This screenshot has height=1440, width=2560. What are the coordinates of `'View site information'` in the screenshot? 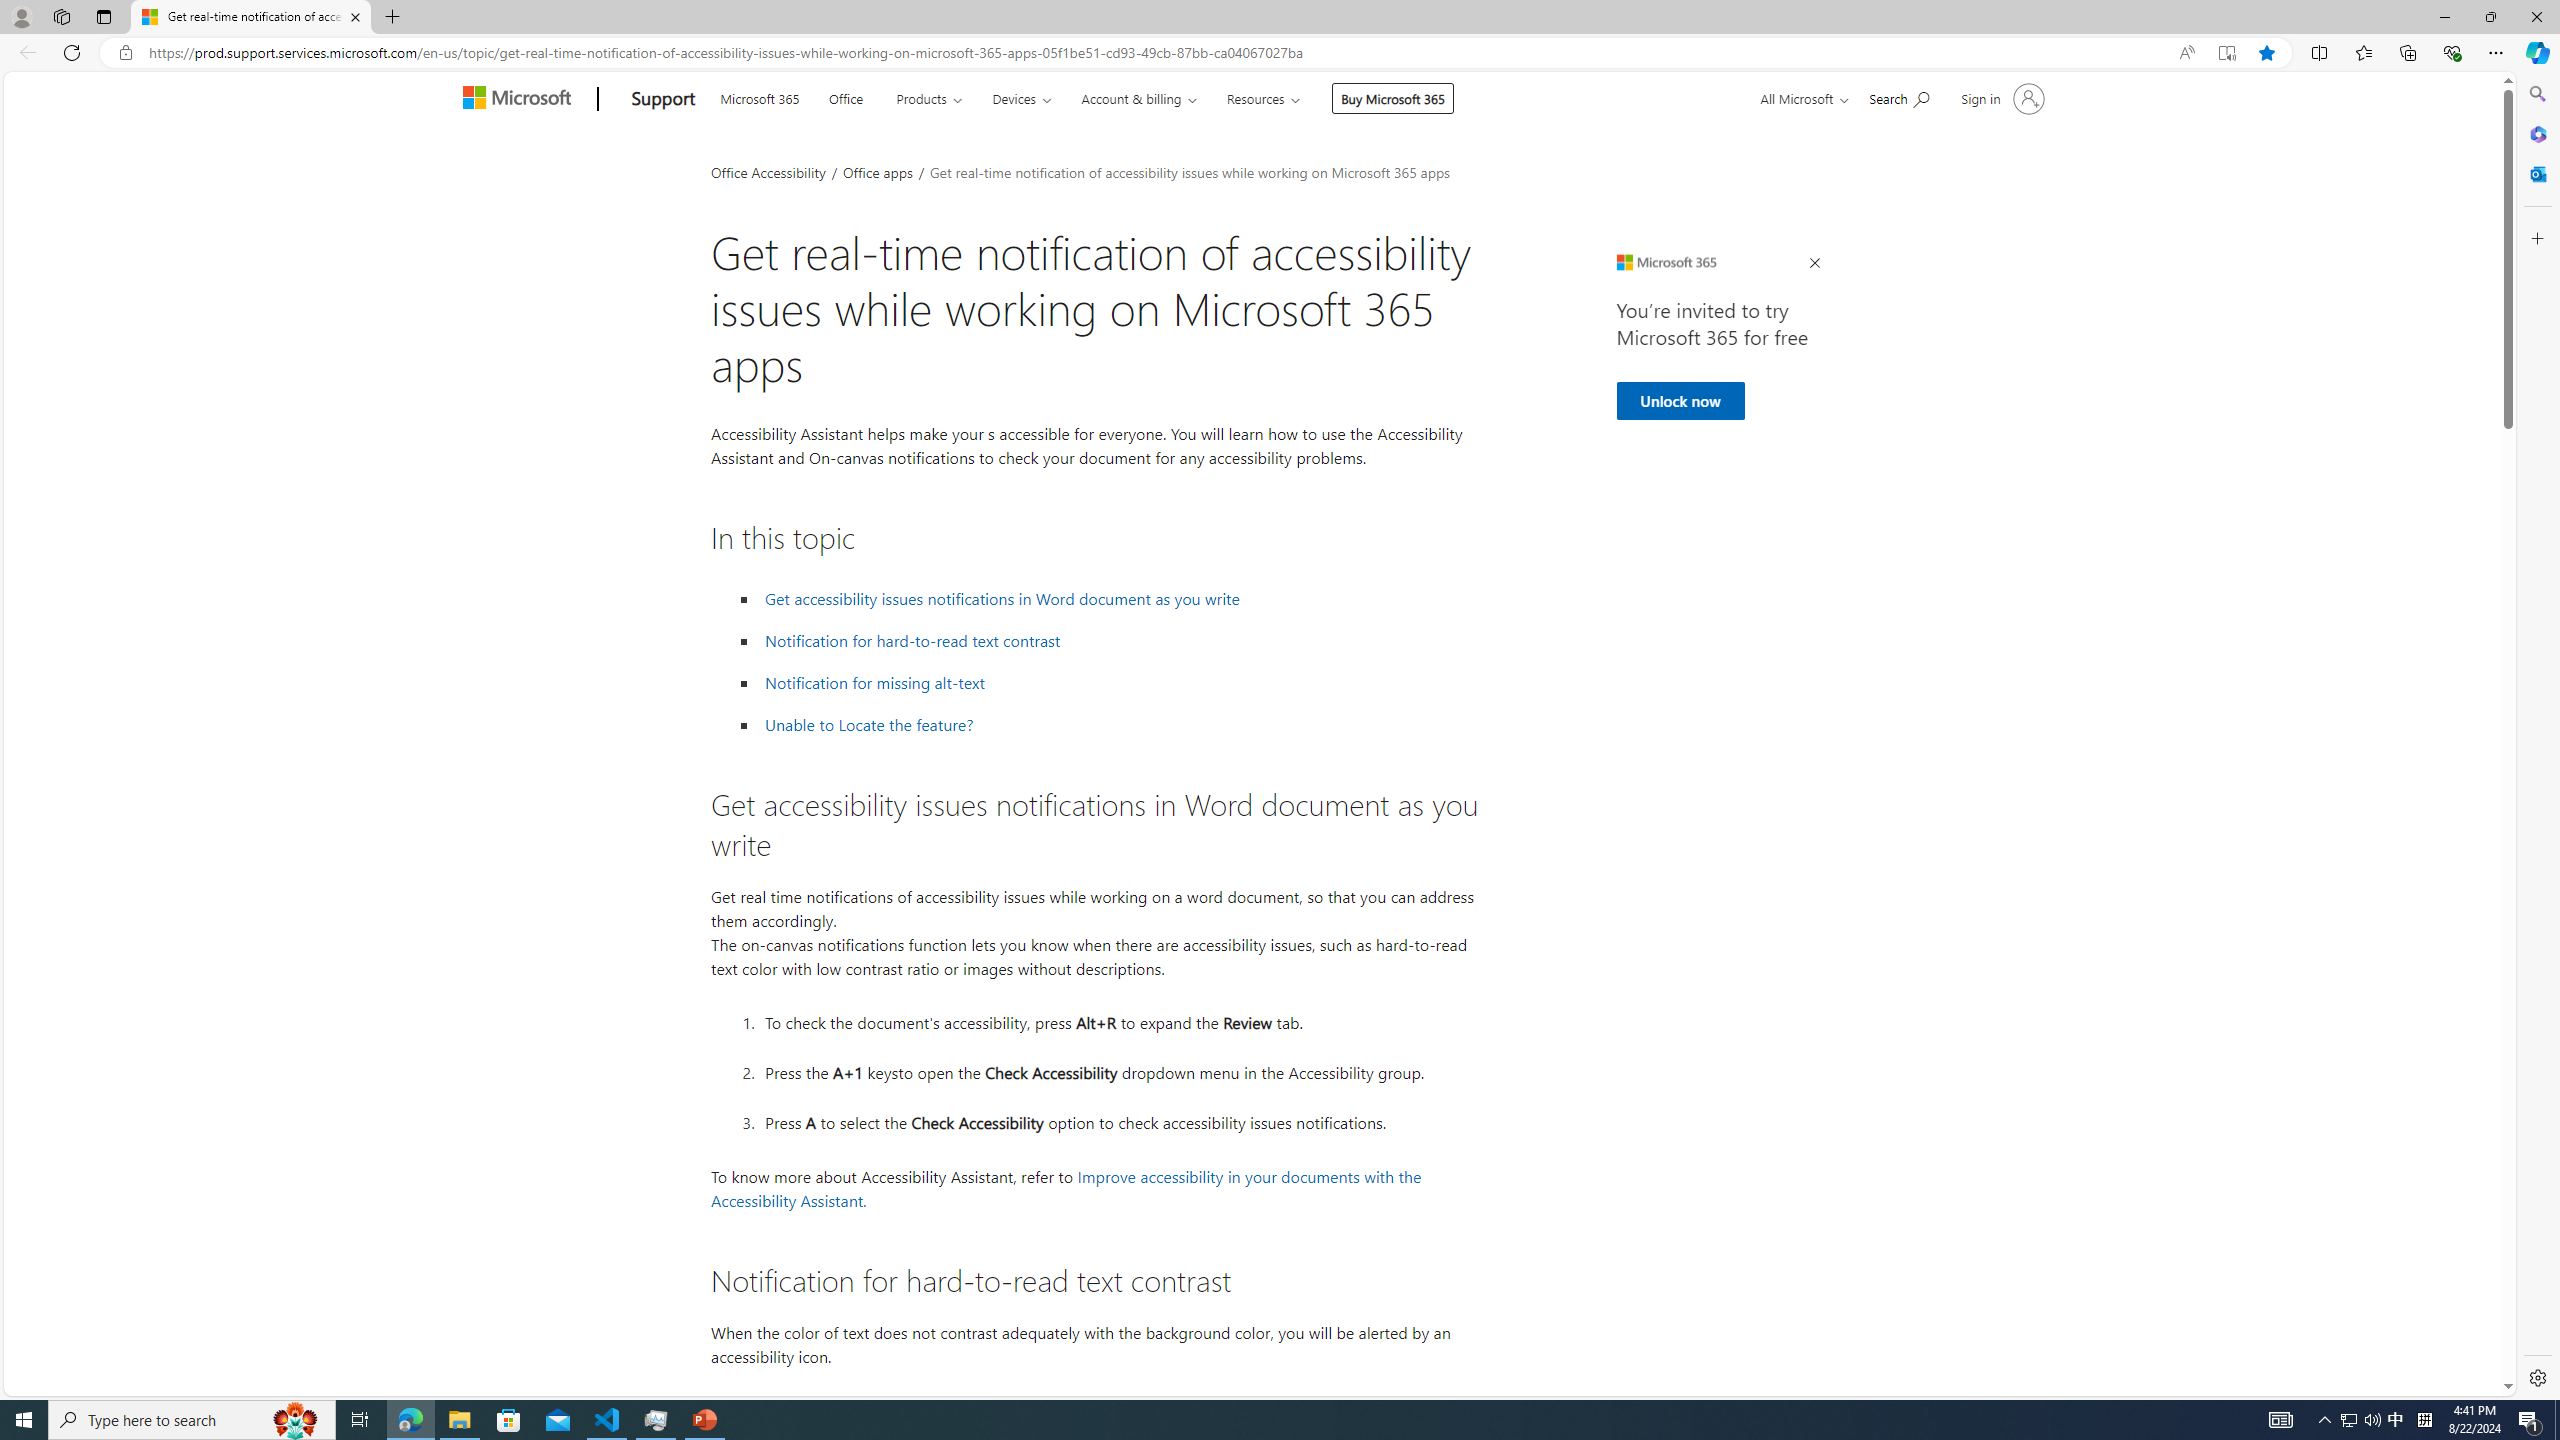 It's located at (125, 53).